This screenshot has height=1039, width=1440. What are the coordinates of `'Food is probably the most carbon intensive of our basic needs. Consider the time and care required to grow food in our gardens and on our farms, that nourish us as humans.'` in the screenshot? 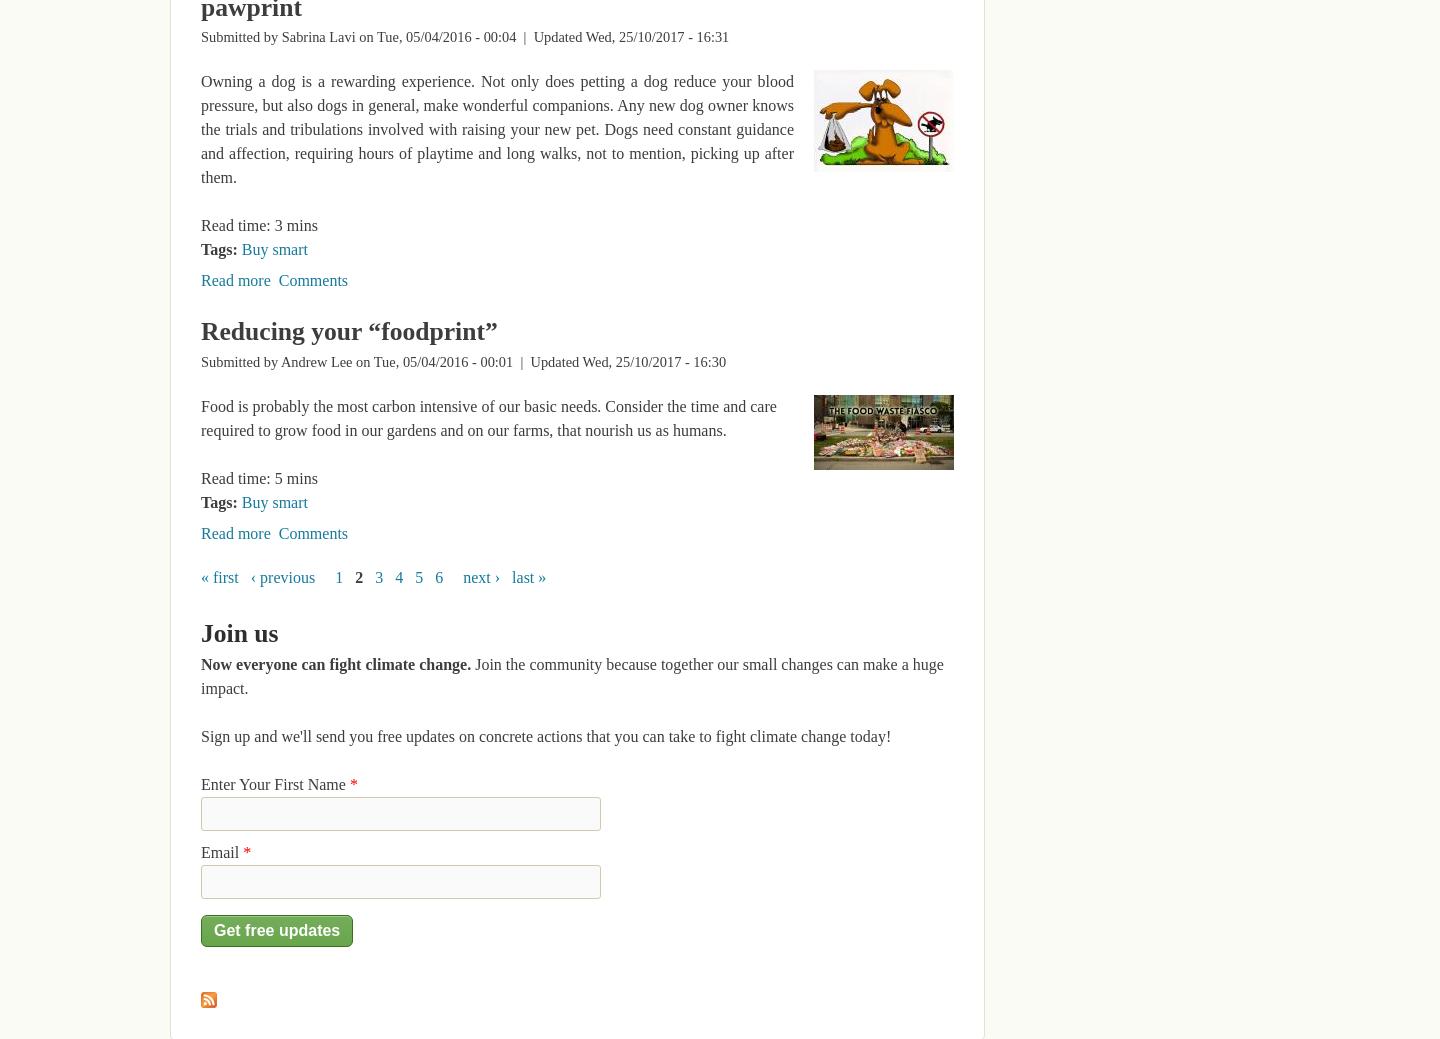 It's located at (487, 416).